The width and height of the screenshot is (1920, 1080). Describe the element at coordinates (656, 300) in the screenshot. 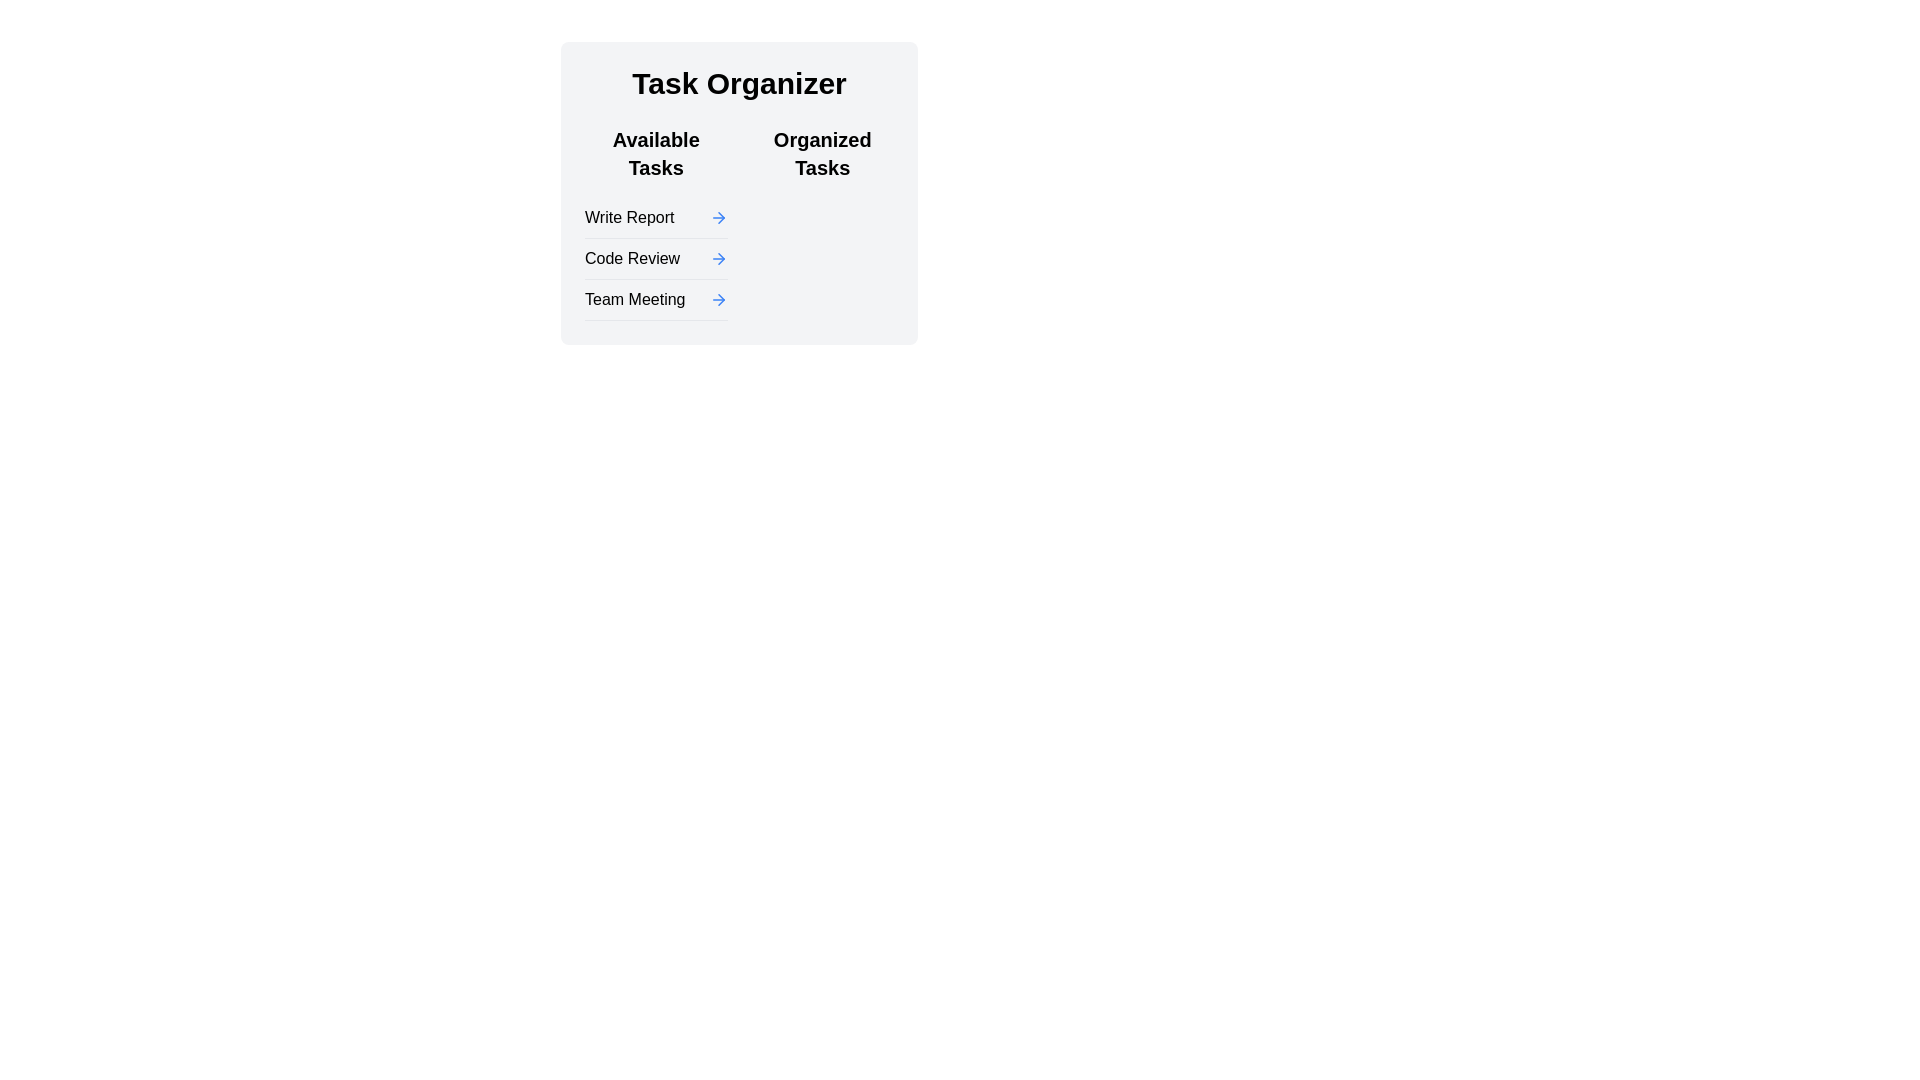

I see `the list item labeled 'Team Meeting' with a blue arrow icon, which is the third item` at that location.